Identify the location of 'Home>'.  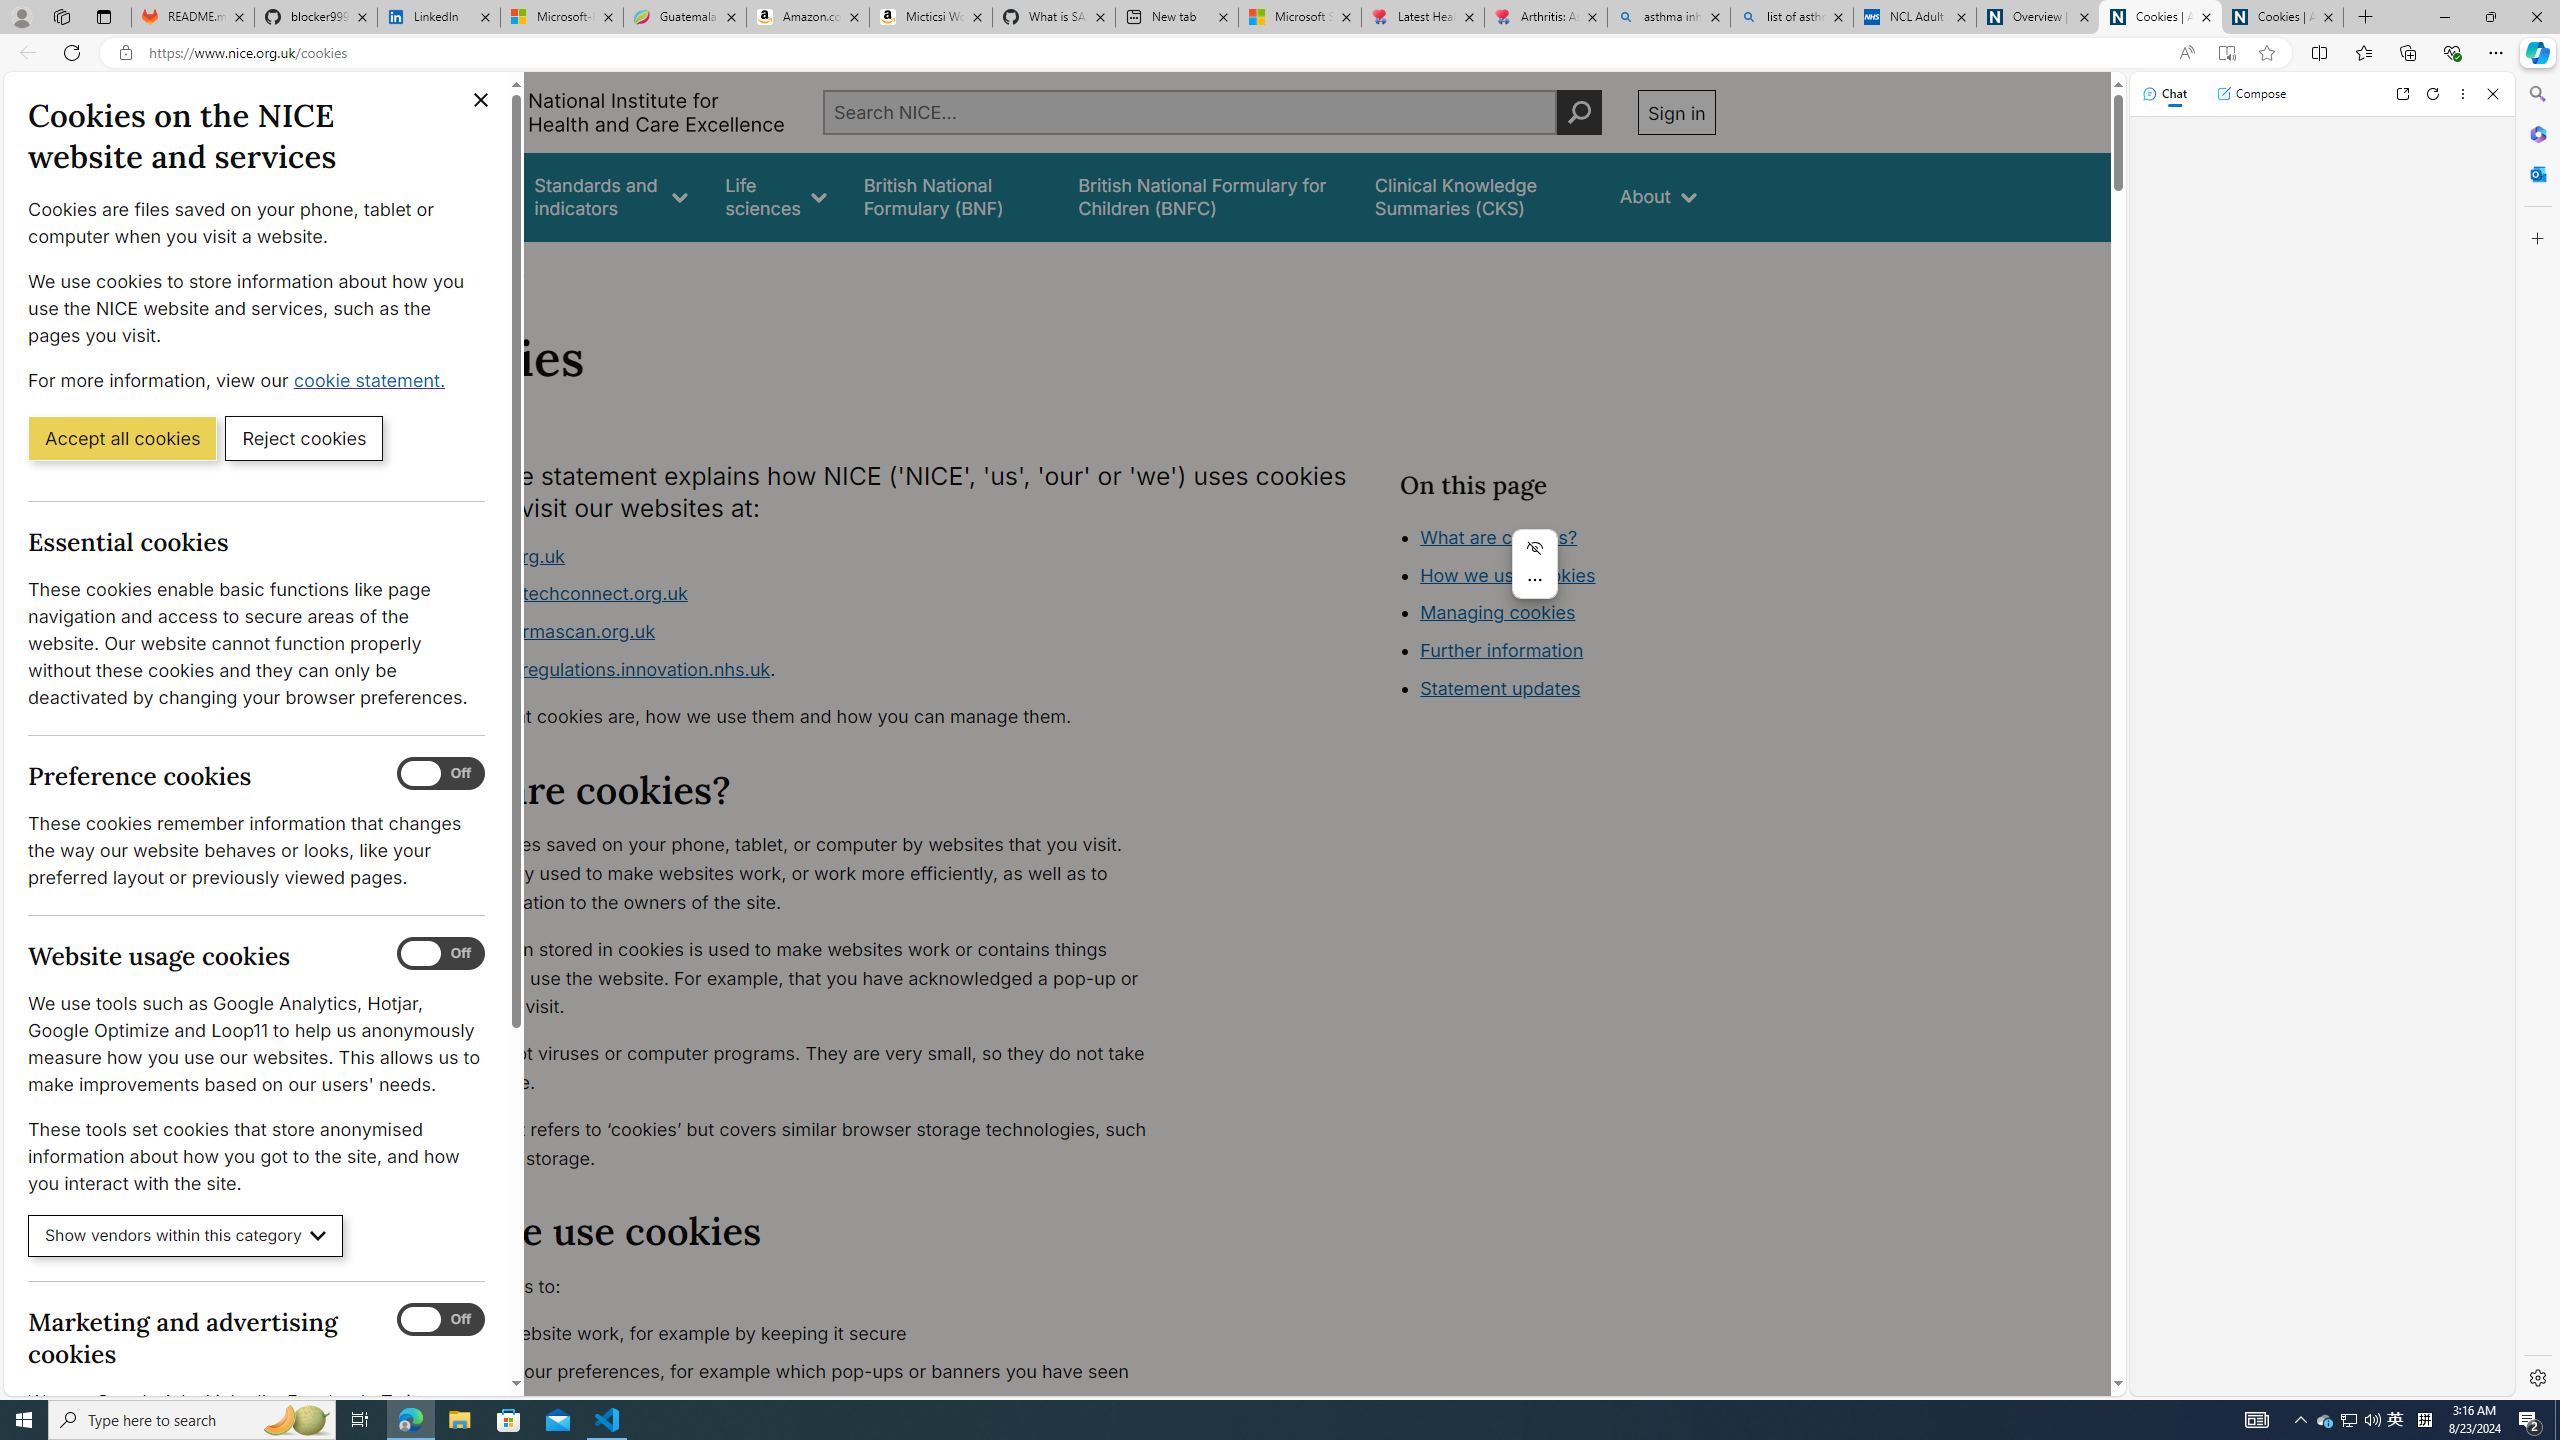
(432, 268).